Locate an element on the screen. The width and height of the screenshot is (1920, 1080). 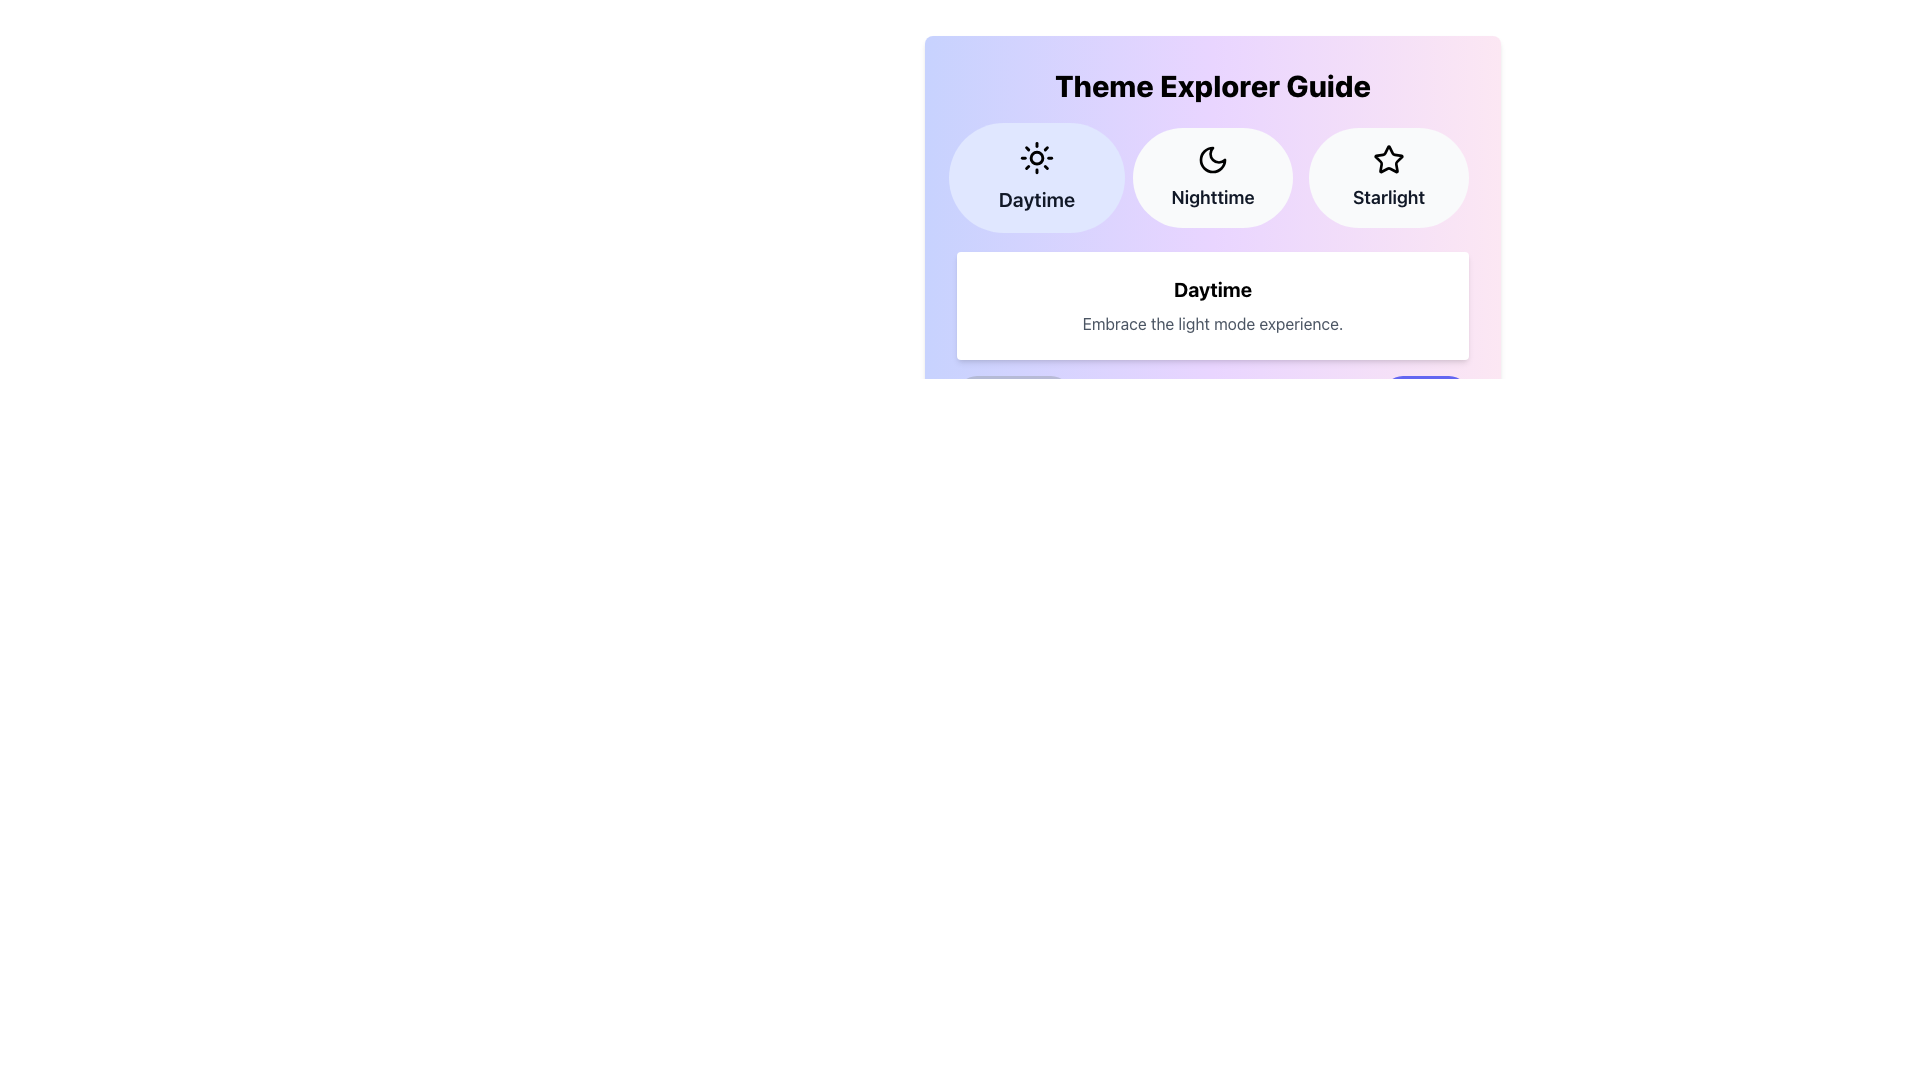
the representation of the circular component within the sun illustration icon in the 'Daytime' theme selector by clicking on it is located at coordinates (1036, 157).